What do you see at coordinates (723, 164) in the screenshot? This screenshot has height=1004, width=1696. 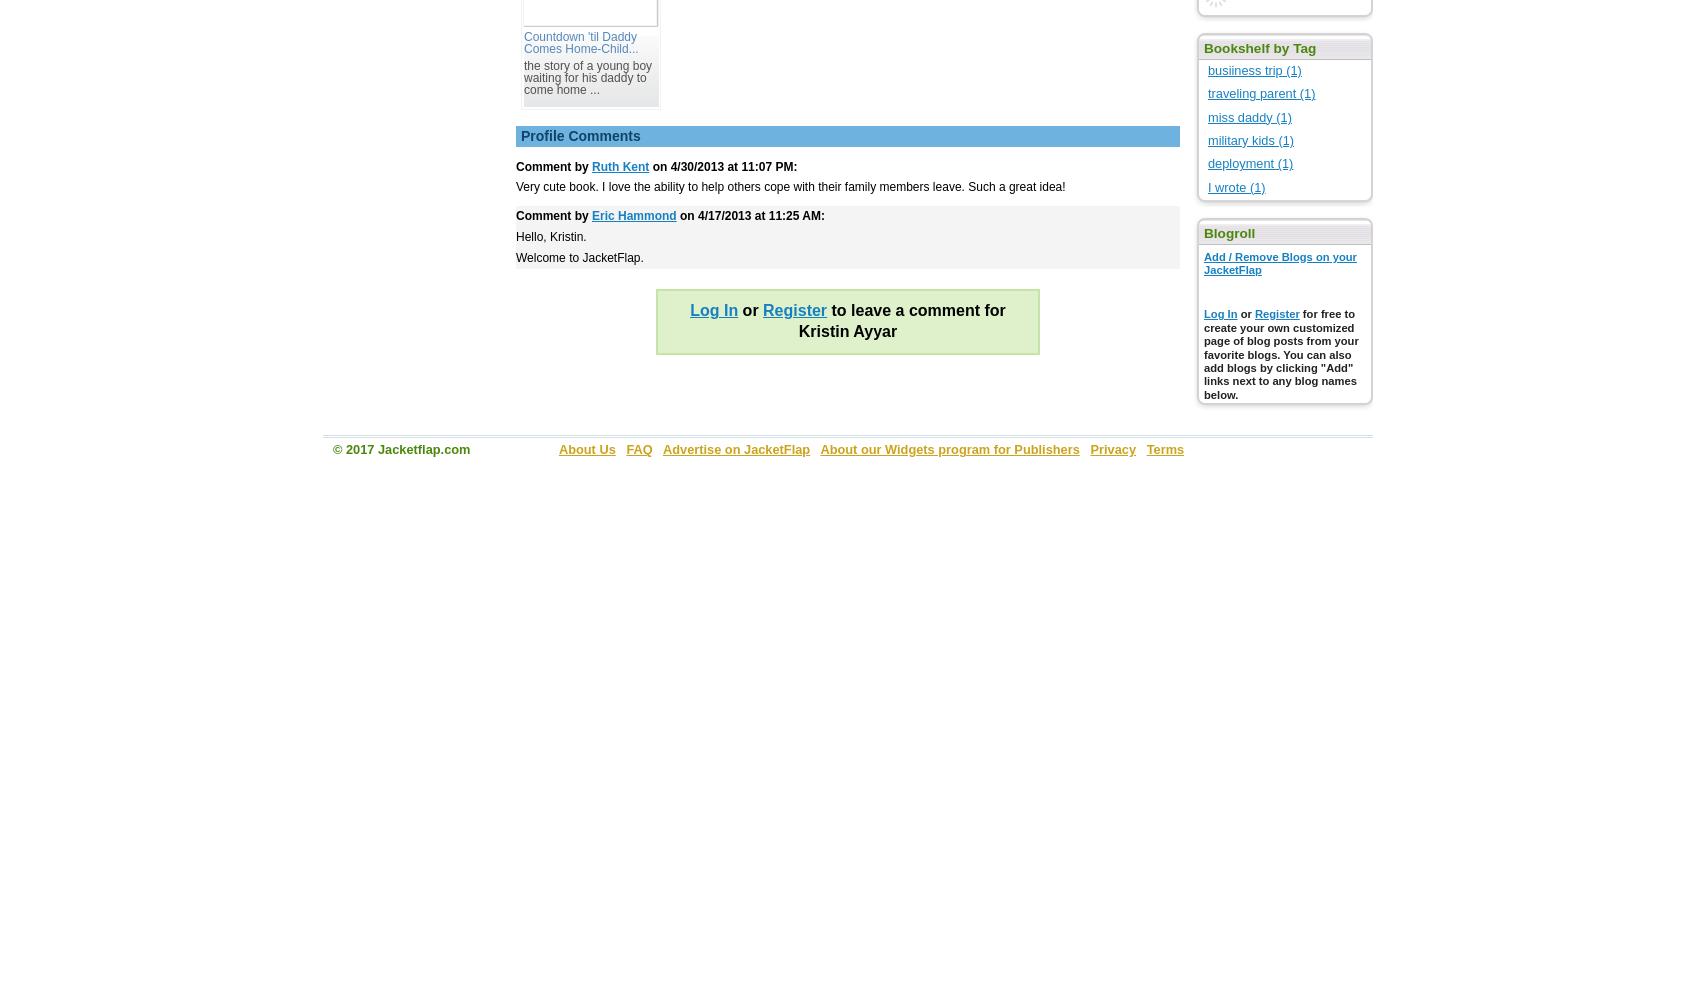 I see `'on 4/30/2013 at 11:07 PM:'` at bounding box center [723, 164].